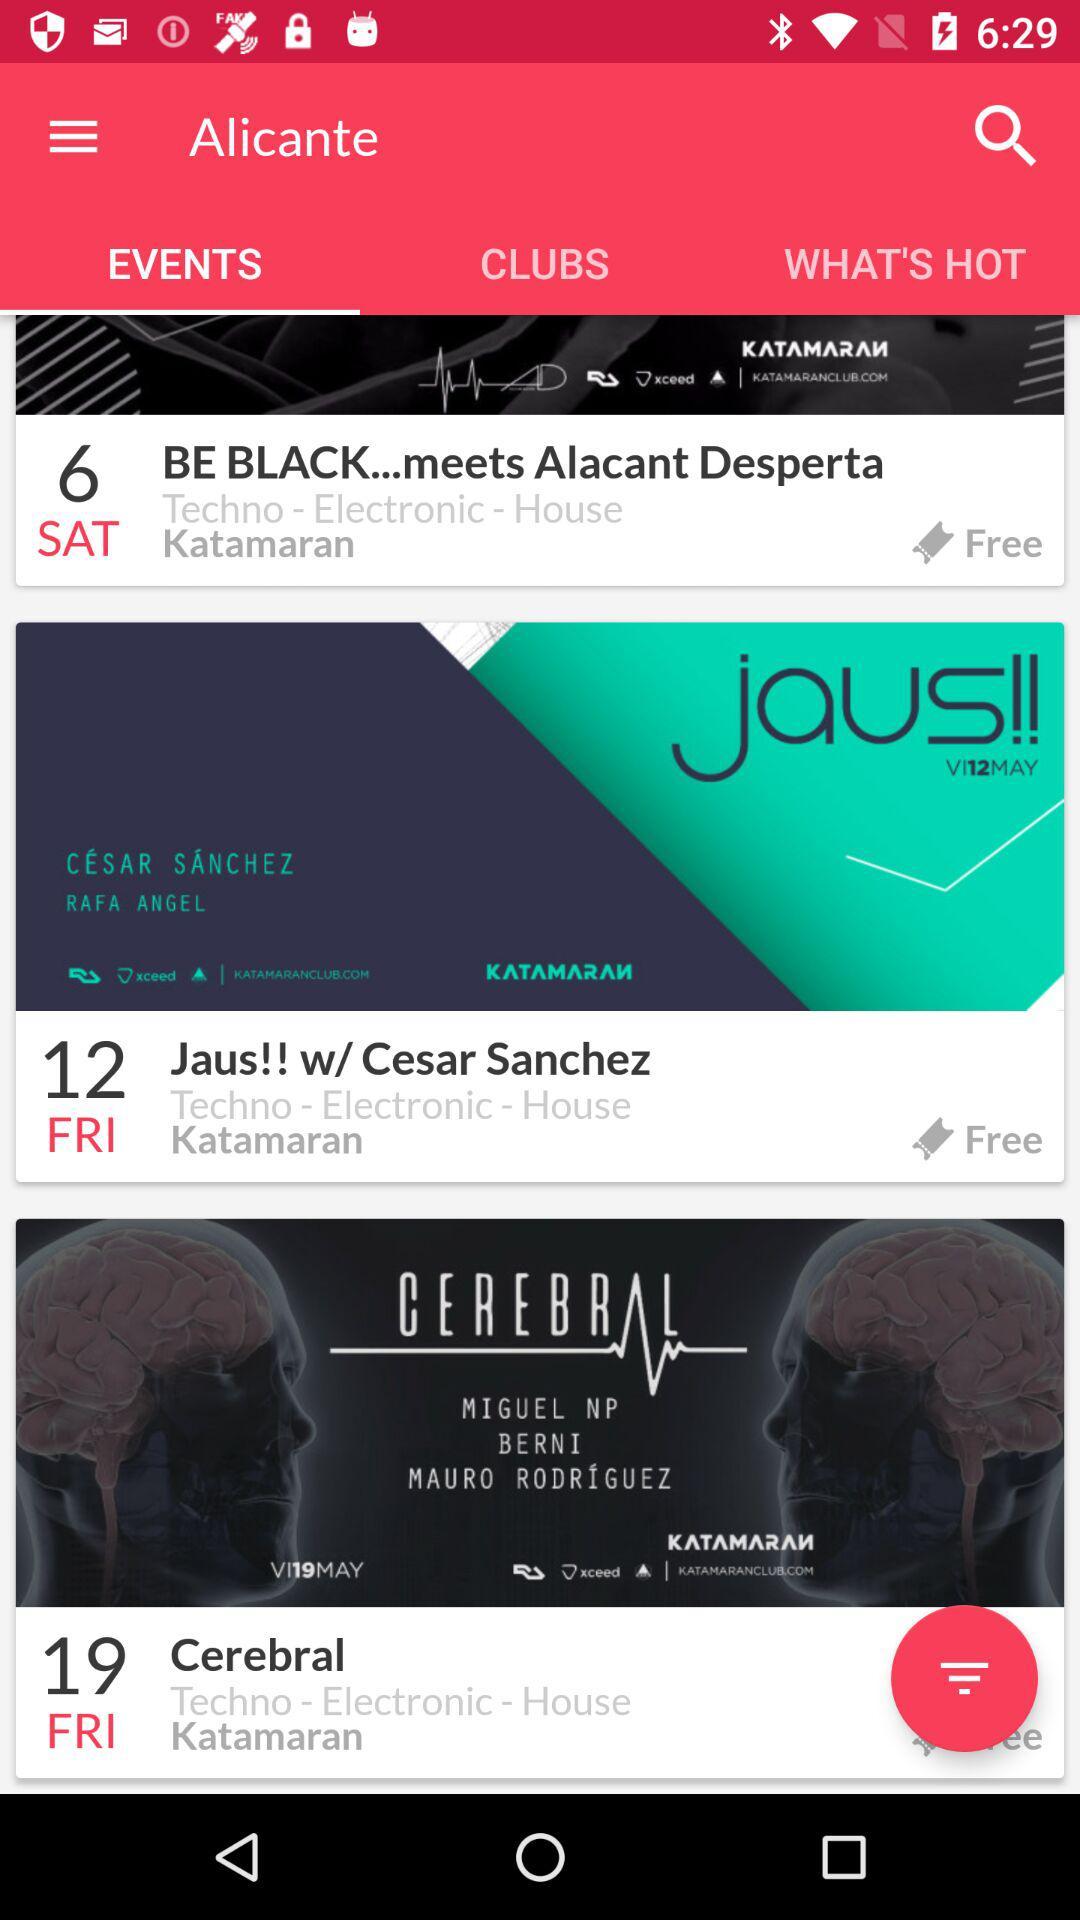 The image size is (1080, 1920). I want to click on the icon to the left of jaus w cesar icon, so click(81, 1071).